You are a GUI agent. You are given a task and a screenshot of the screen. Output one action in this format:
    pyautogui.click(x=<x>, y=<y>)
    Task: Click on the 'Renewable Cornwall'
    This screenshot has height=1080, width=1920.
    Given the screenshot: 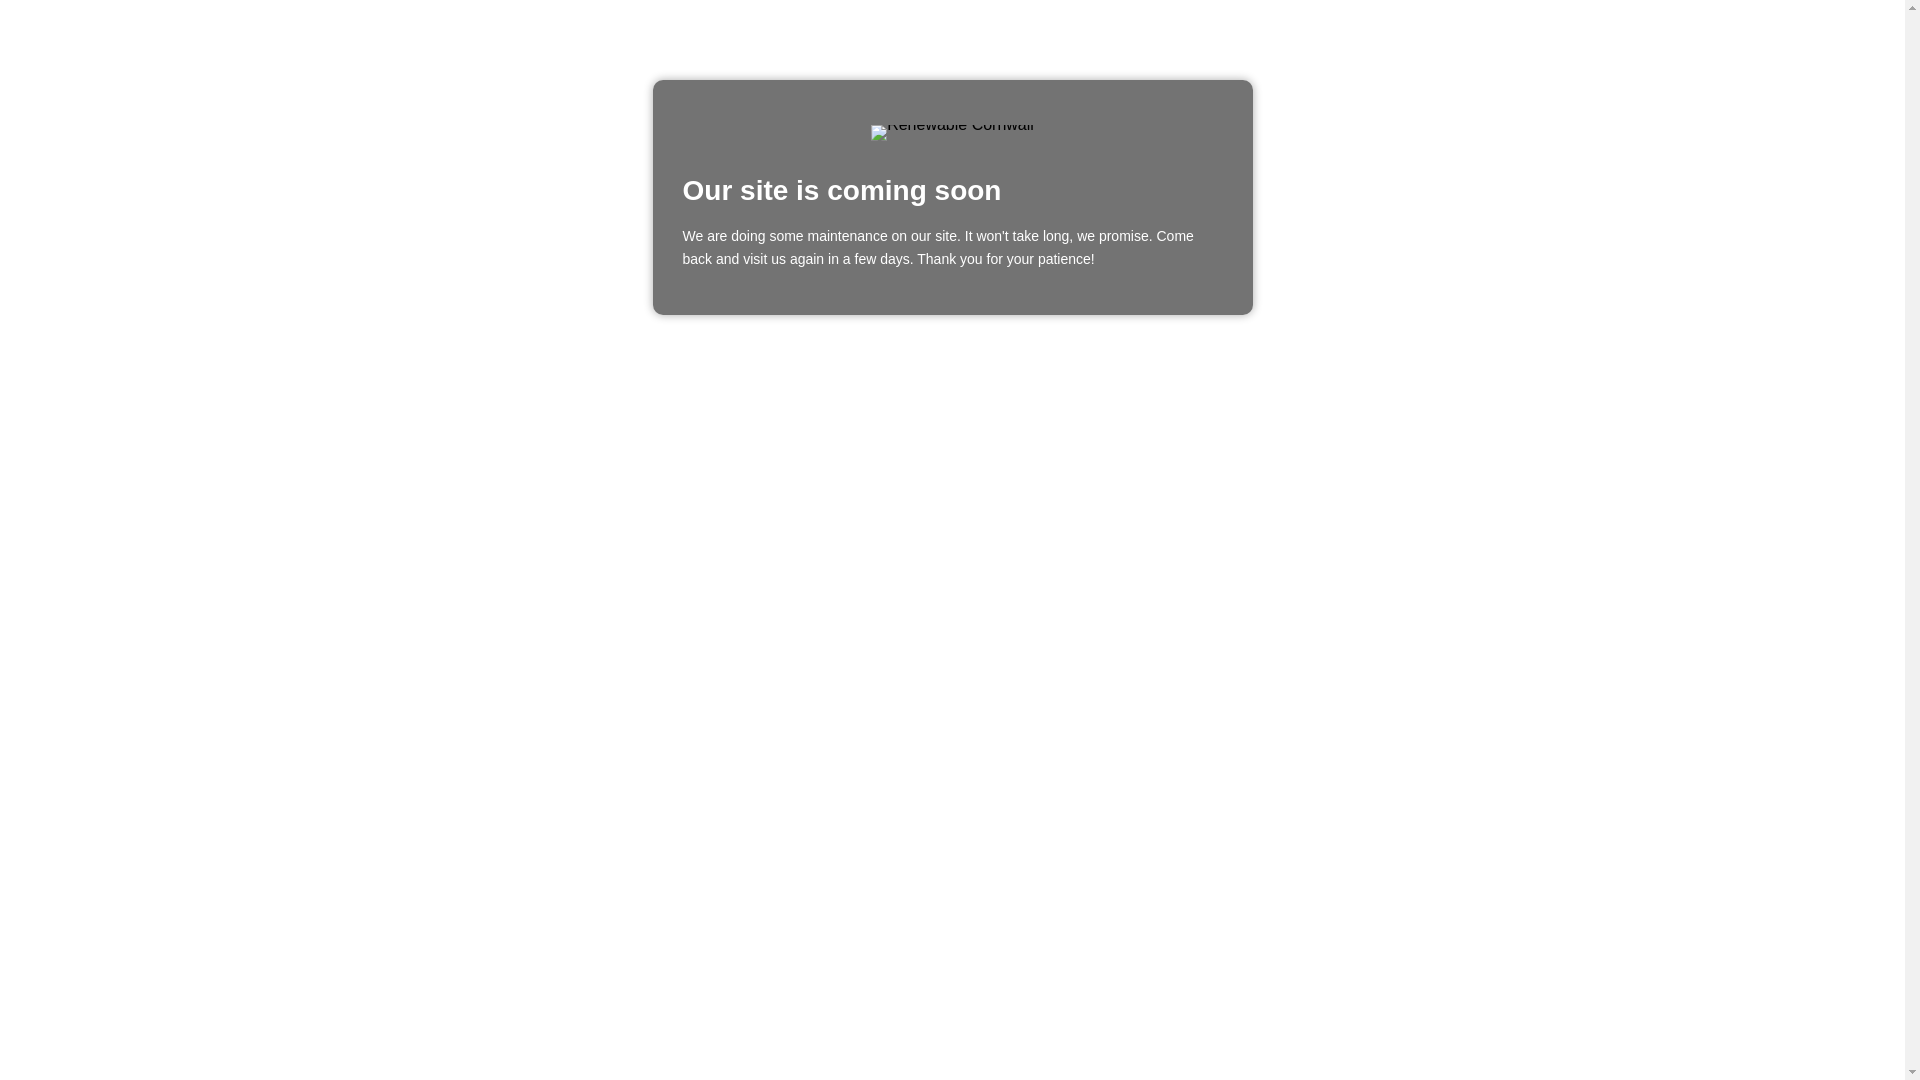 What is the action you would take?
    pyautogui.click(x=951, y=132)
    